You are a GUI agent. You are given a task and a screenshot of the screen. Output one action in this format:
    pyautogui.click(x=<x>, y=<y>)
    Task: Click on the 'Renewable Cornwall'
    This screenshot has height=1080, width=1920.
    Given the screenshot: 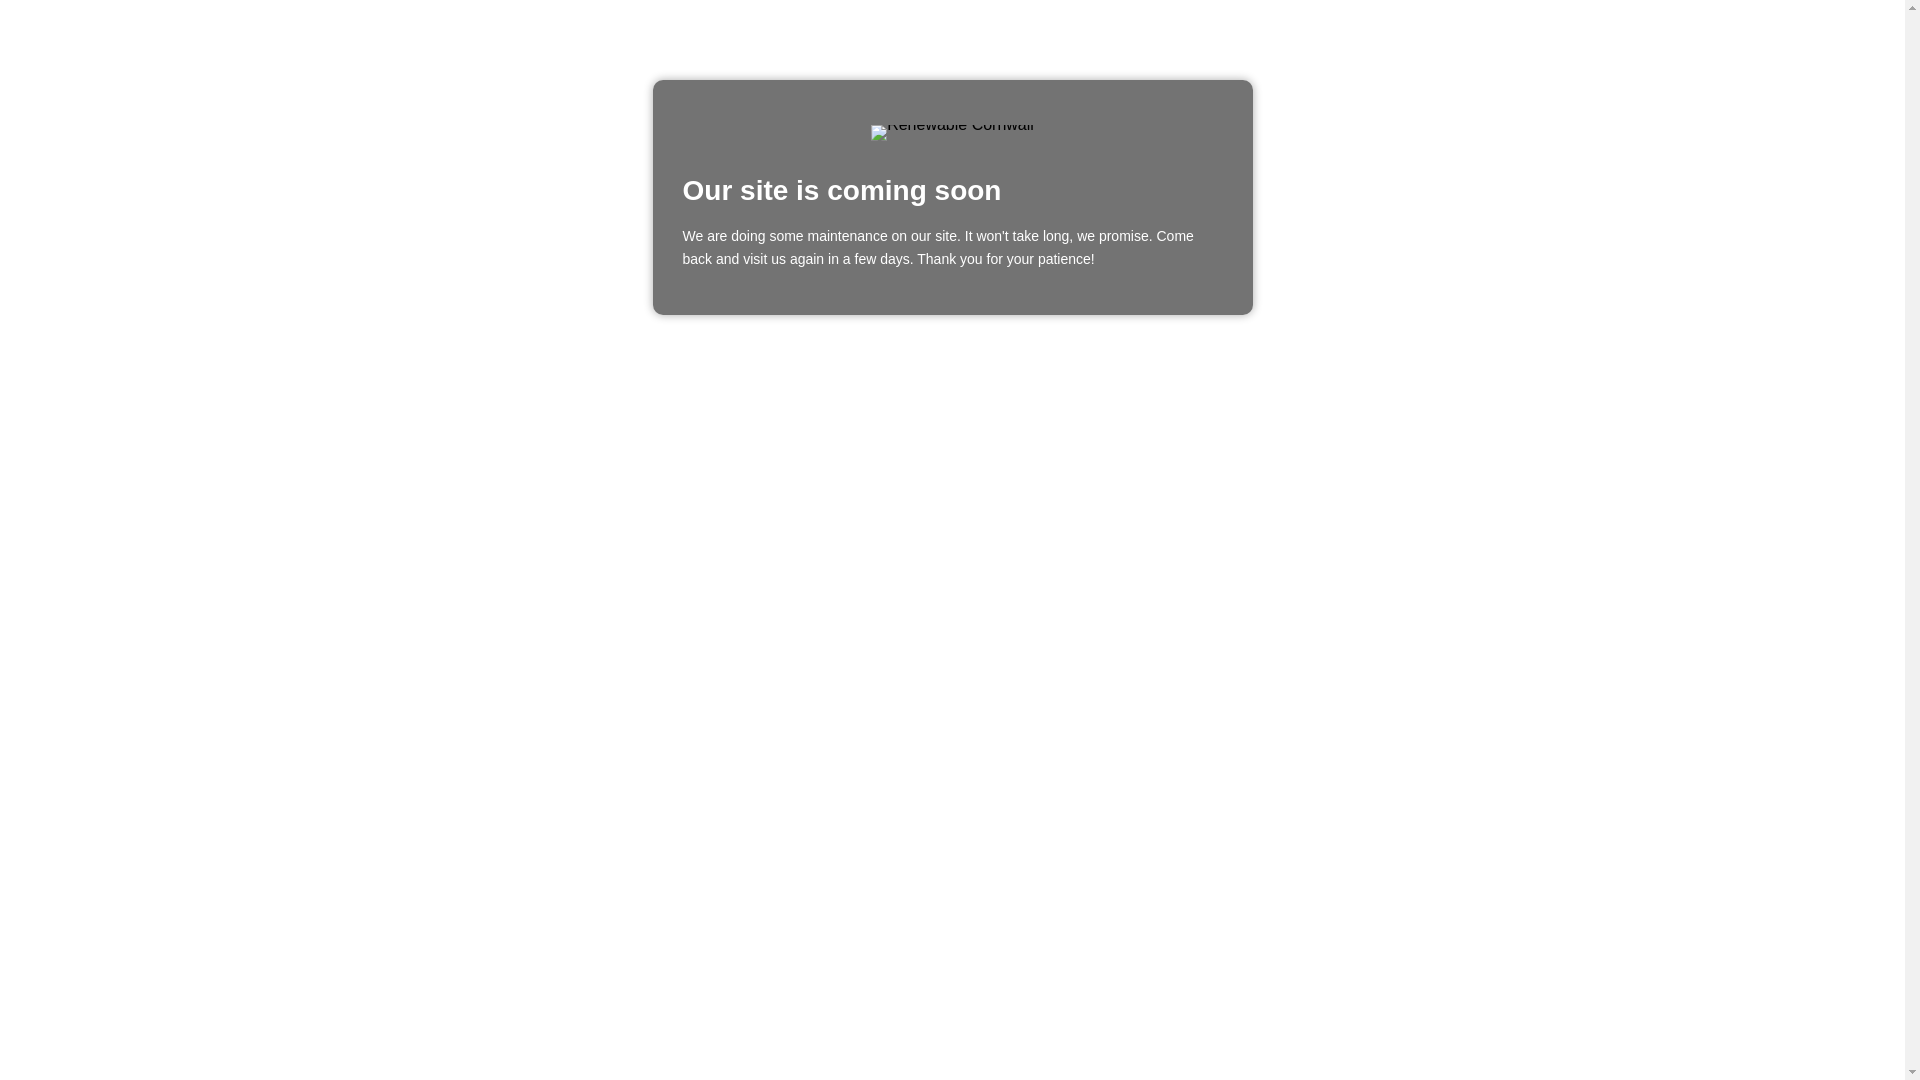 What is the action you would take?
    pyautogui.click(x=951, y=132)
    